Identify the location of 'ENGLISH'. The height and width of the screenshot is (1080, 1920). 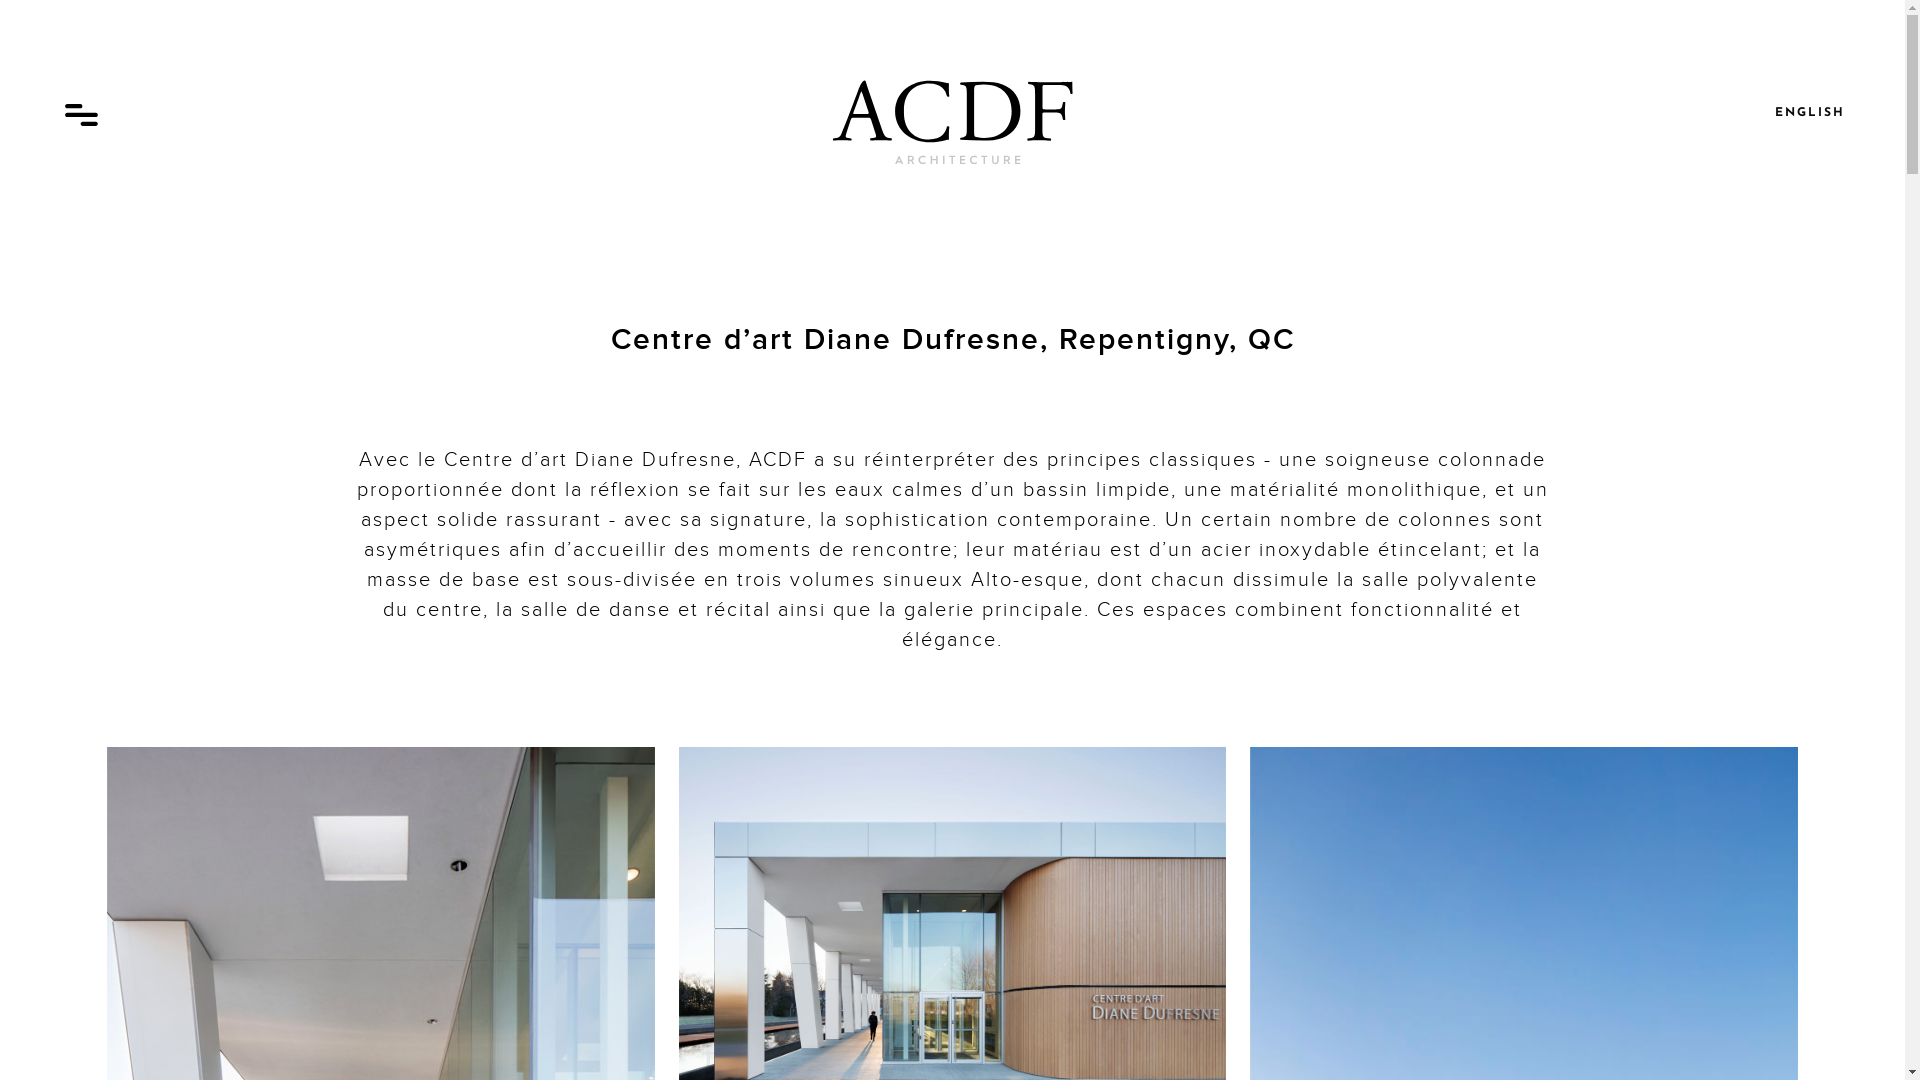
(1809, 112).